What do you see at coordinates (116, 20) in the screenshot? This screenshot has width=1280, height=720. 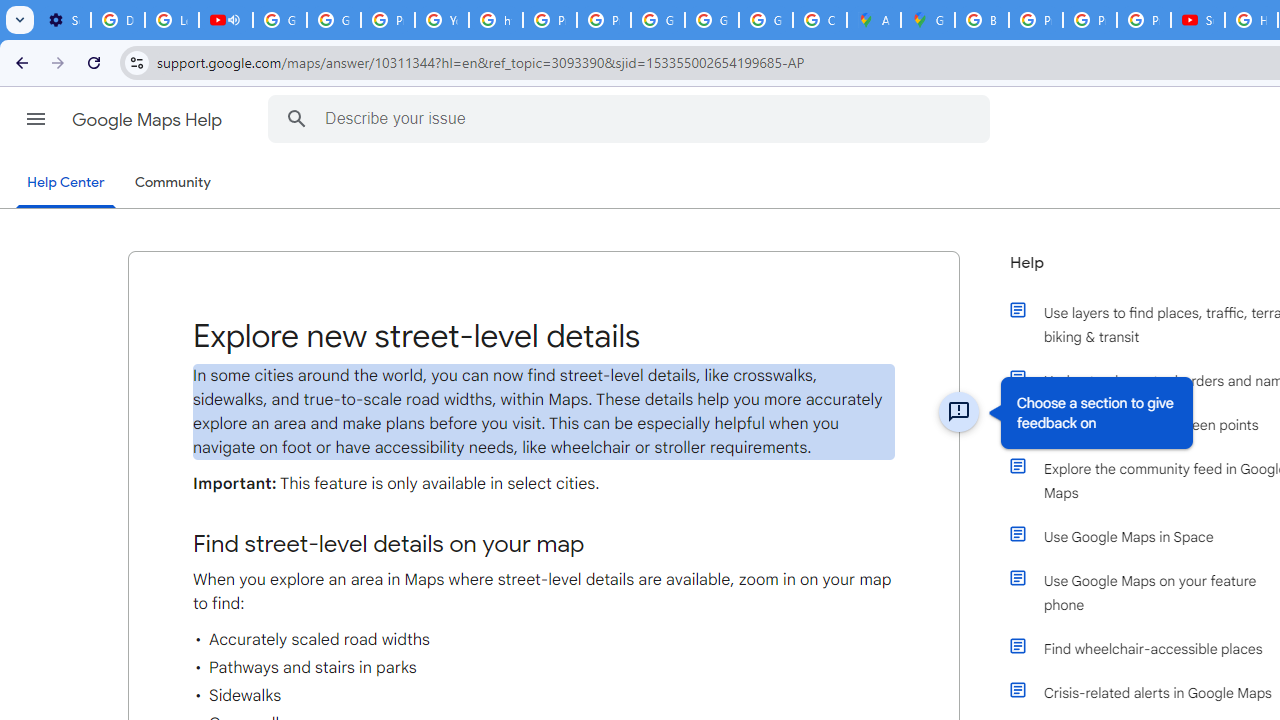 I see `'Delete photos & videos - Computer - Google Photos Help'` at bounding box center [116, 20].